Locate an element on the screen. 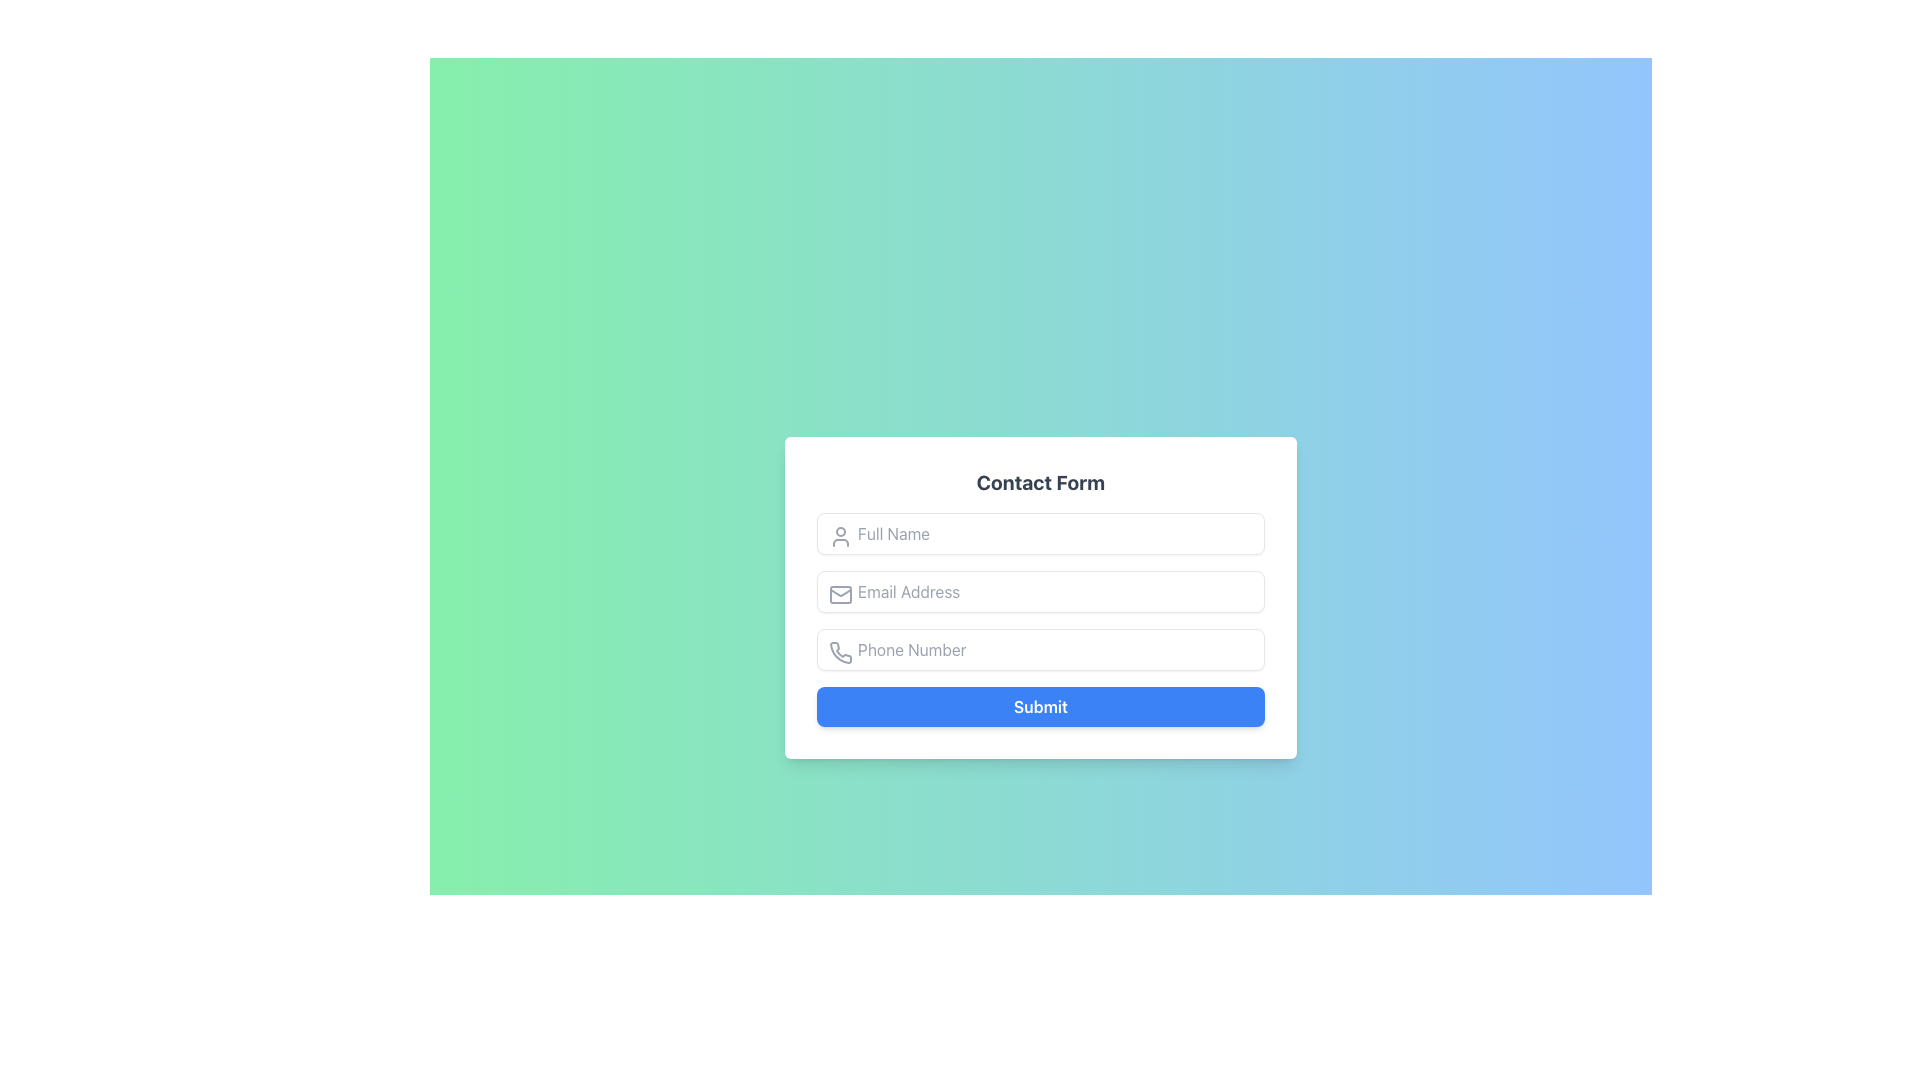 This screenshot has width=1920, height=1080. the user icon represented as a simple gray profile silhouette, located to the left of the 'Full Name' text field is located at coordinates (840, 535).